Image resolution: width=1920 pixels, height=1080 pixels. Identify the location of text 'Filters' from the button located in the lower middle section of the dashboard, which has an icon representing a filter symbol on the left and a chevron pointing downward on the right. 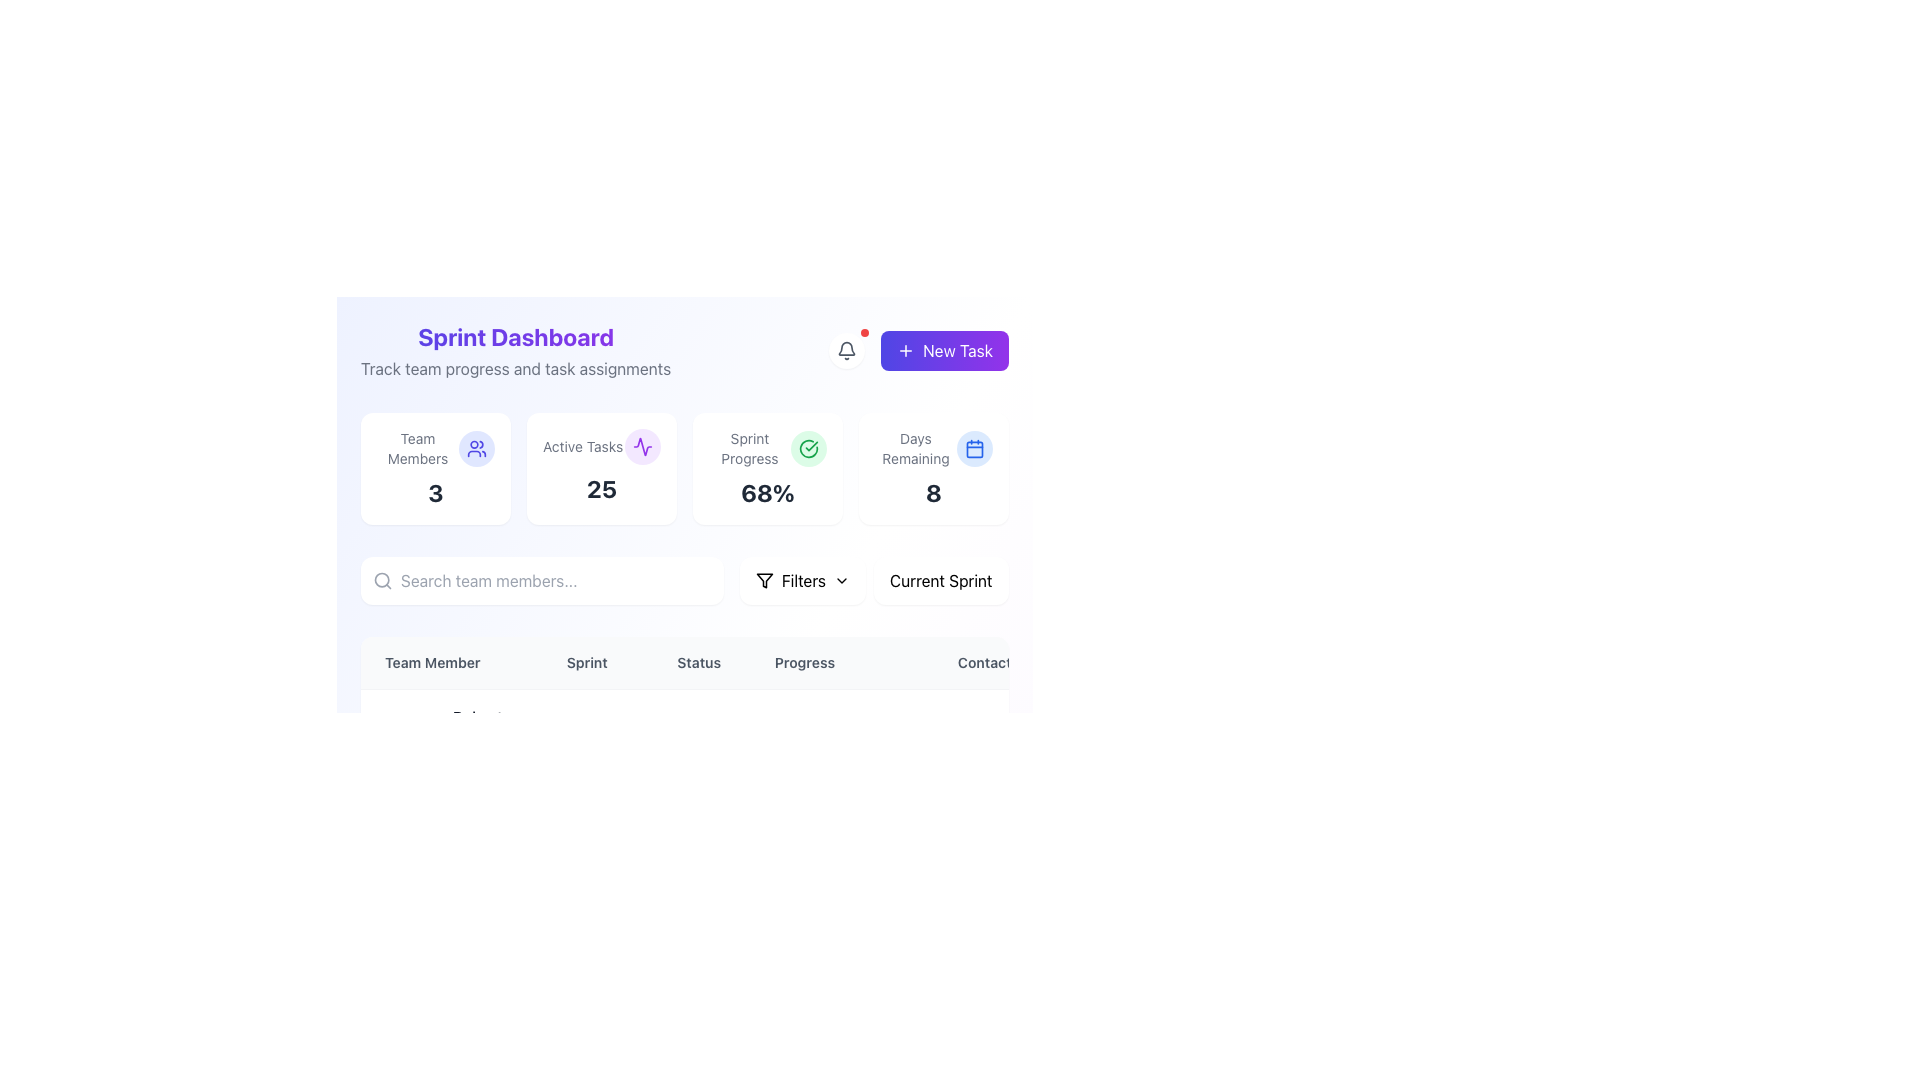
(803, 581).